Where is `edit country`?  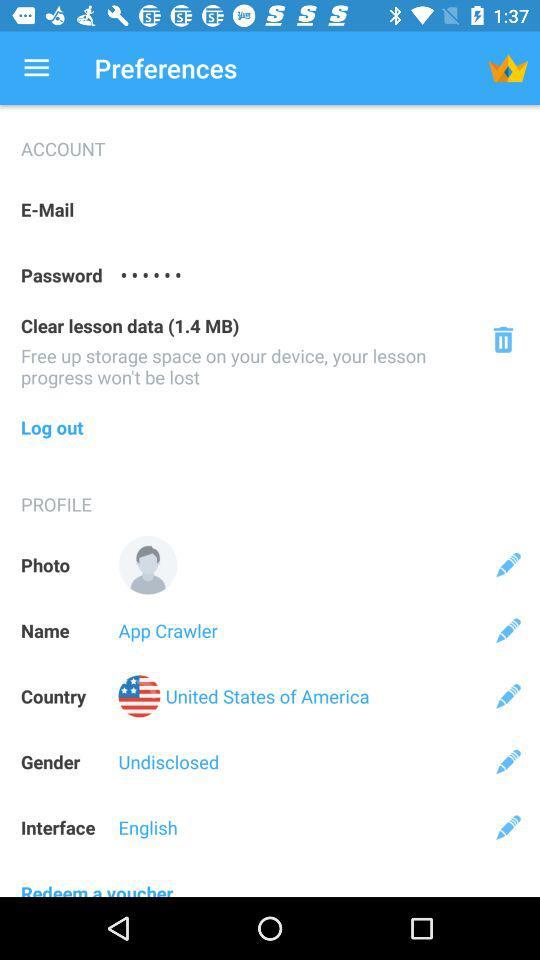 edit country is located at coordinates (508, 696).